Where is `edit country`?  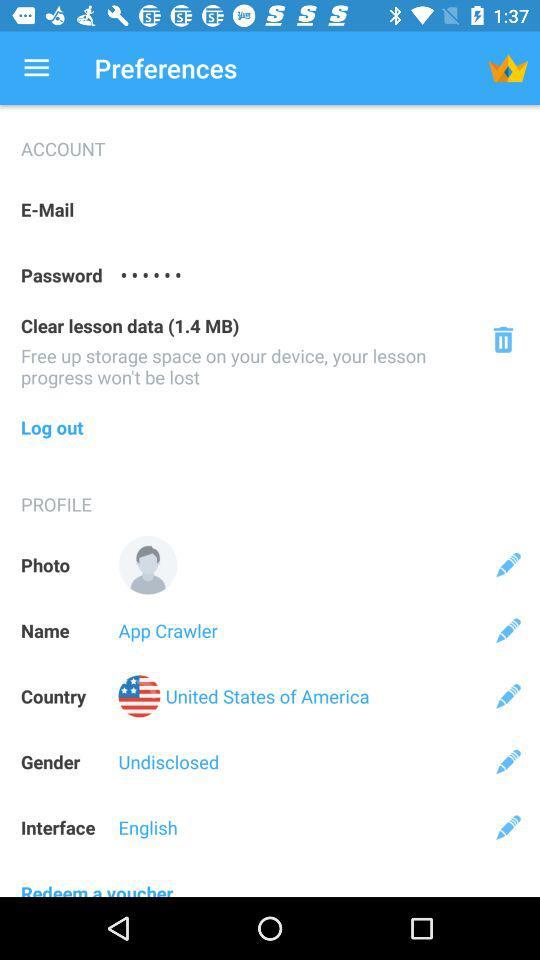 edit country is located at coordinates (508, 696).